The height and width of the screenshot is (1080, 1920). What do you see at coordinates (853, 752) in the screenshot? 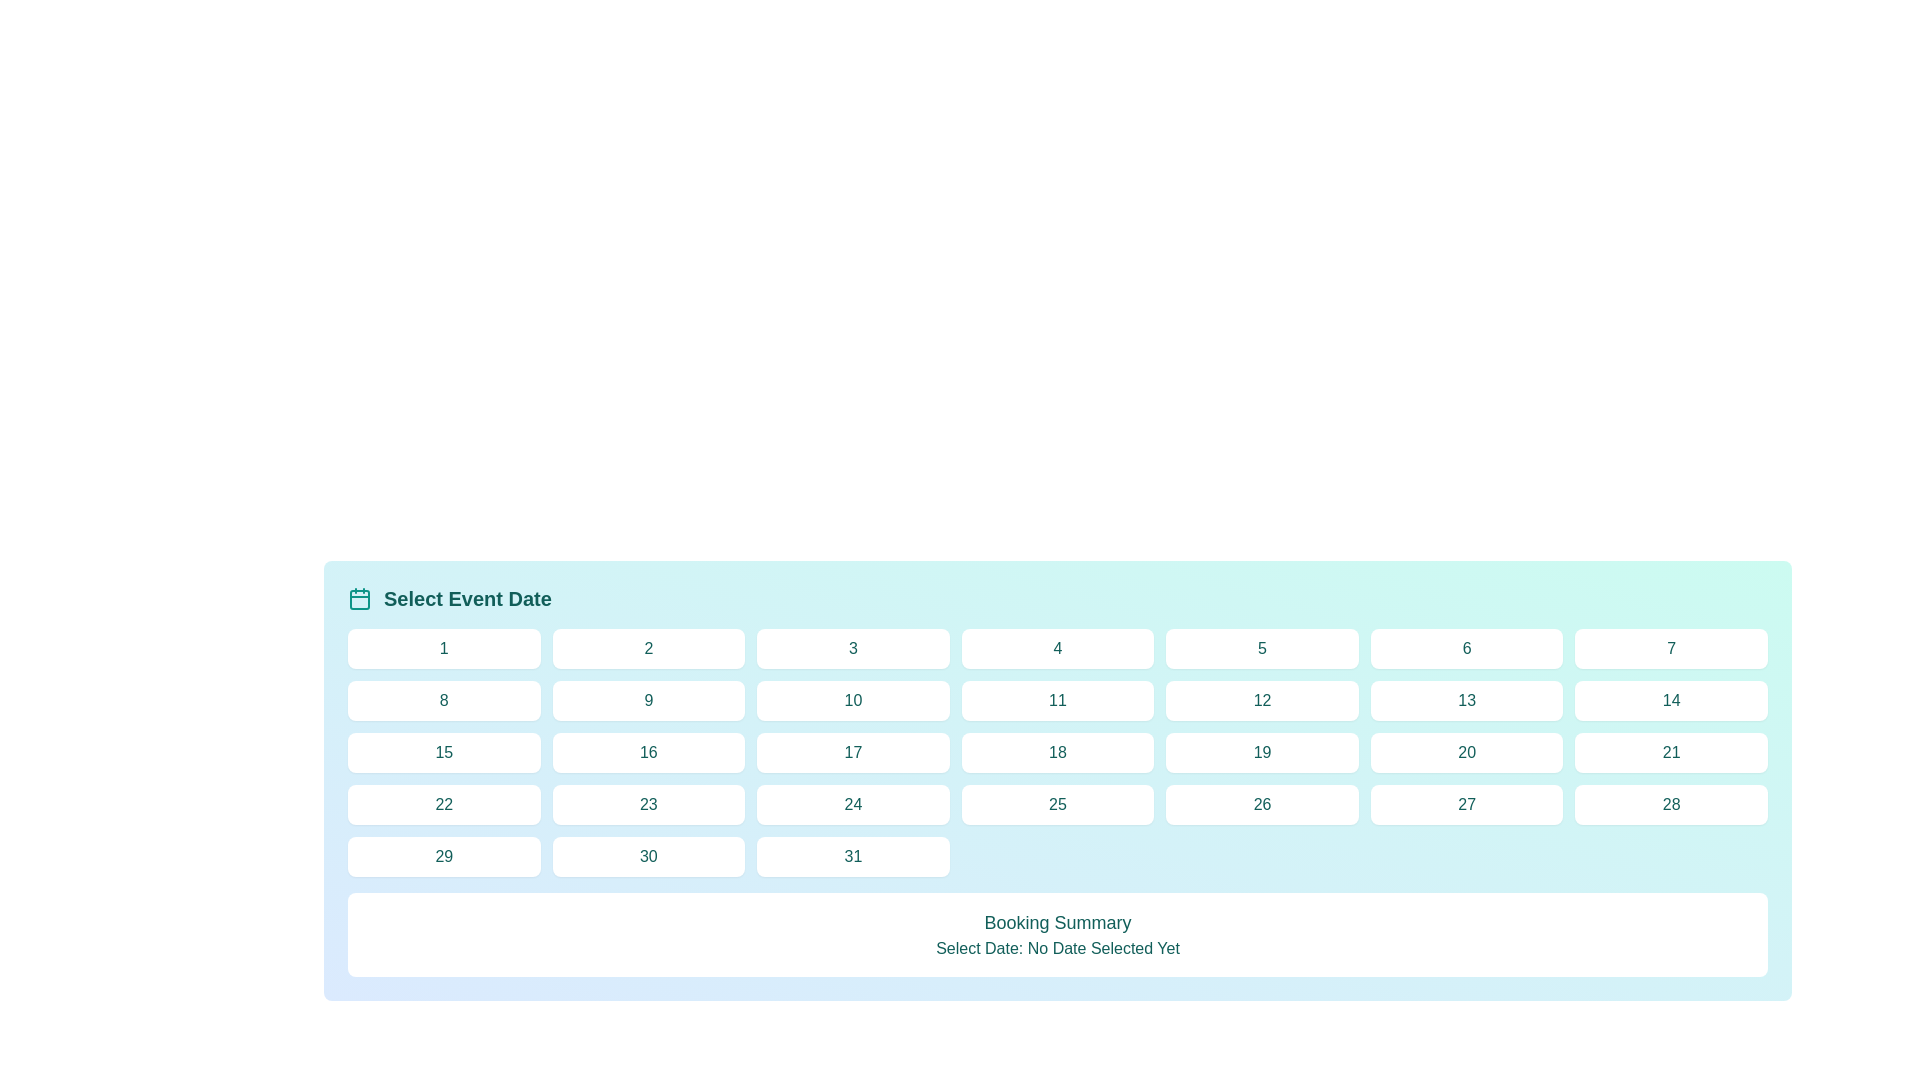
I see `the rectangular button with the number '17' which has a white background and teal text` at bounding box center [853, 752].